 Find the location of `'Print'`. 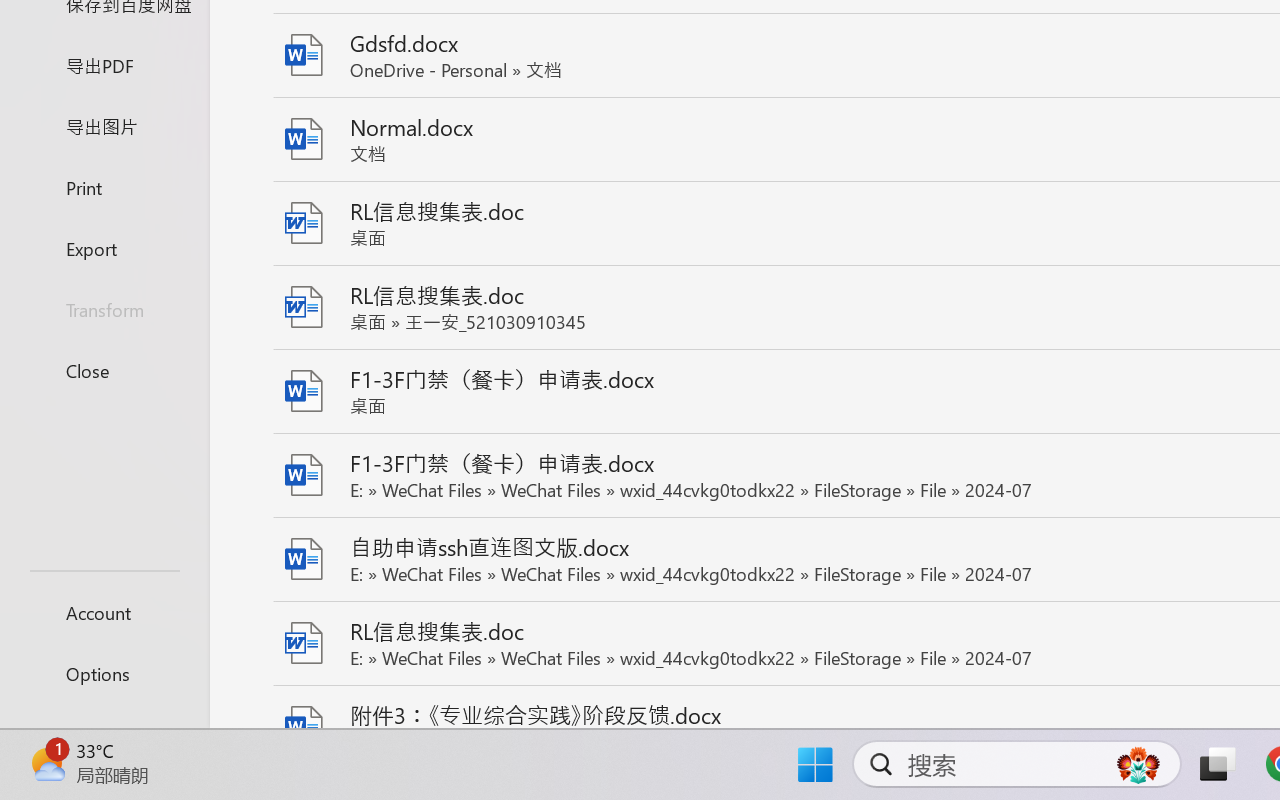

'Print' is located at coordinates (103, 186).